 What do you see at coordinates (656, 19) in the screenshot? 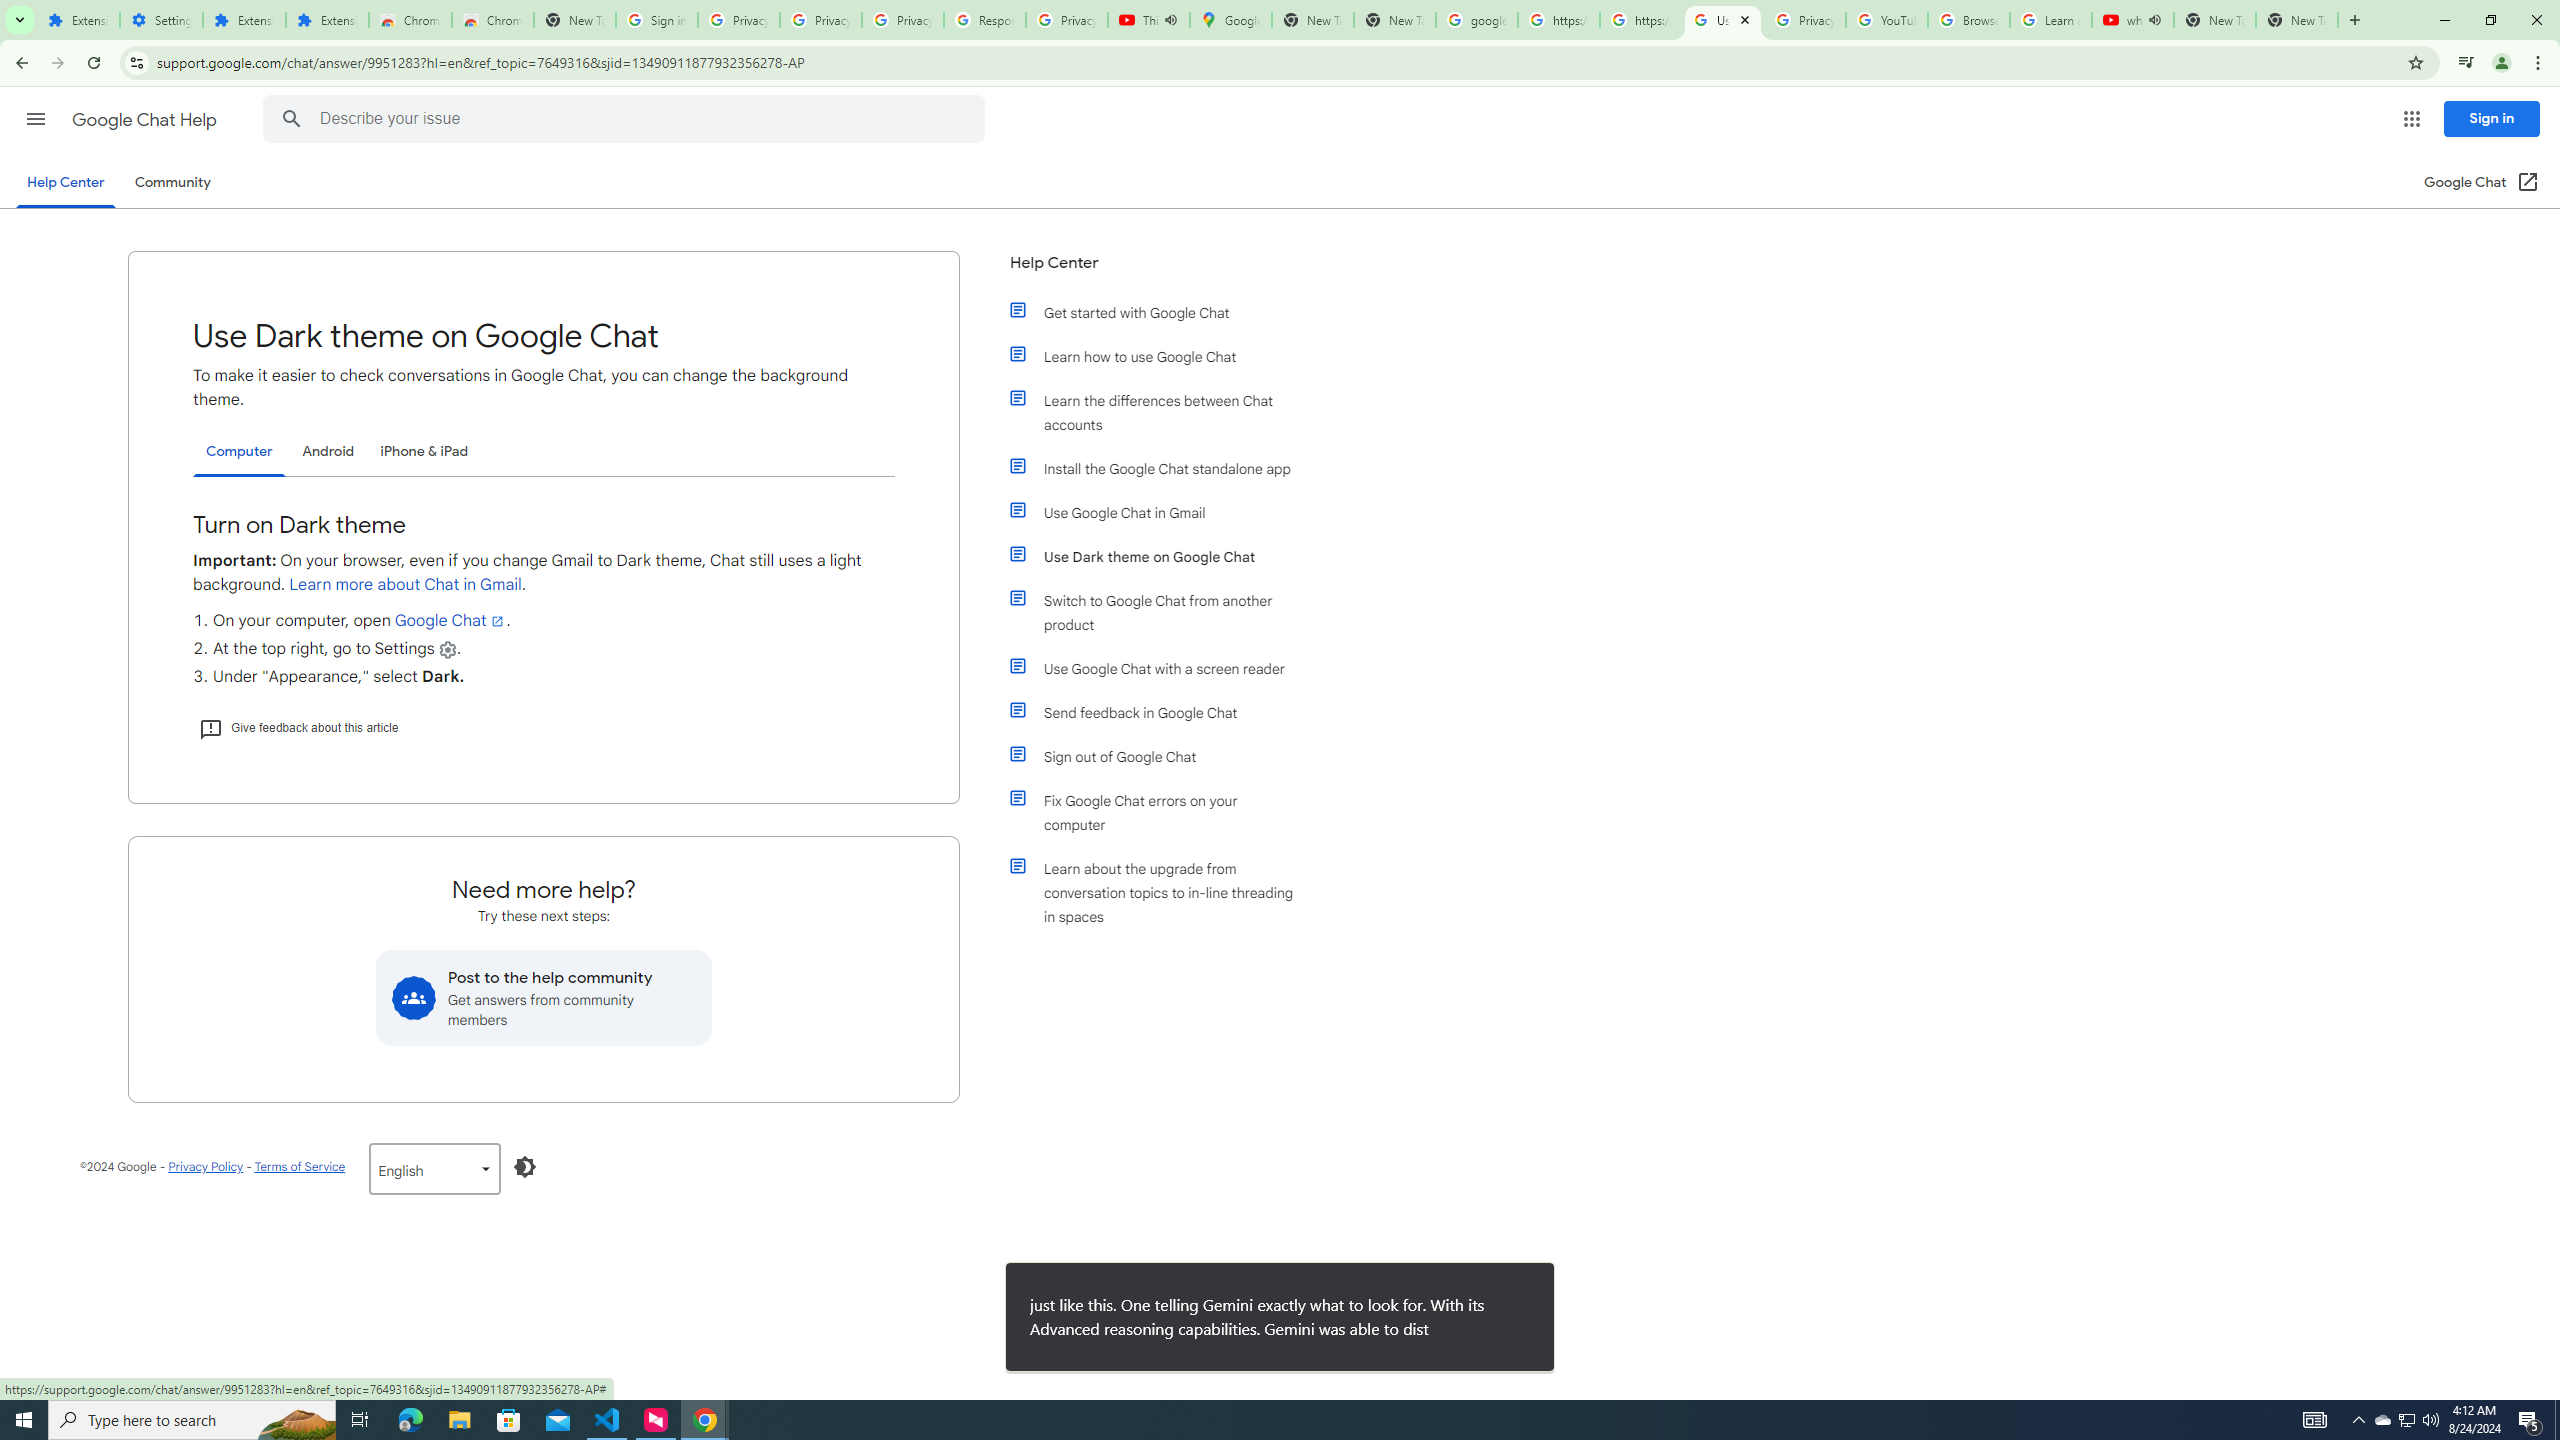
I see `'Sign in - Google Accounts'` at bounding box center [656, 19].